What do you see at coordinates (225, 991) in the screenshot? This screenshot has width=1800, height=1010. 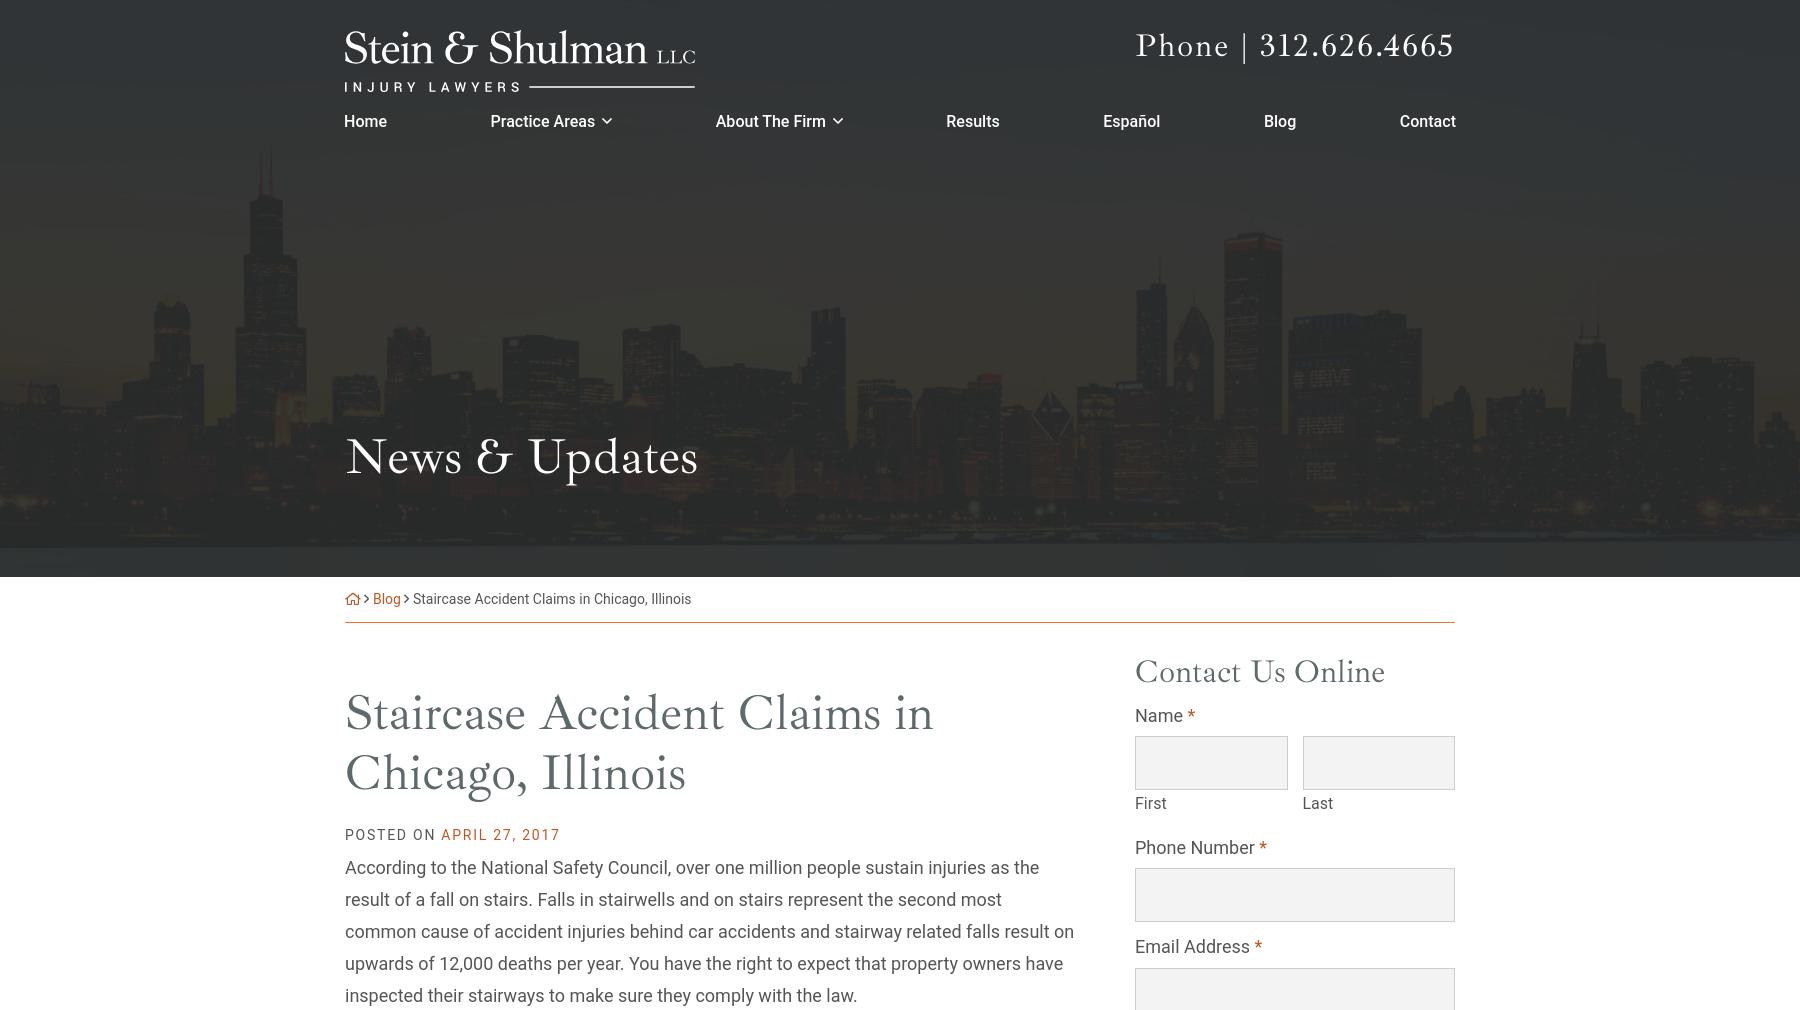 I see `'Se Habla Español'` at bounding box center [225, 991].